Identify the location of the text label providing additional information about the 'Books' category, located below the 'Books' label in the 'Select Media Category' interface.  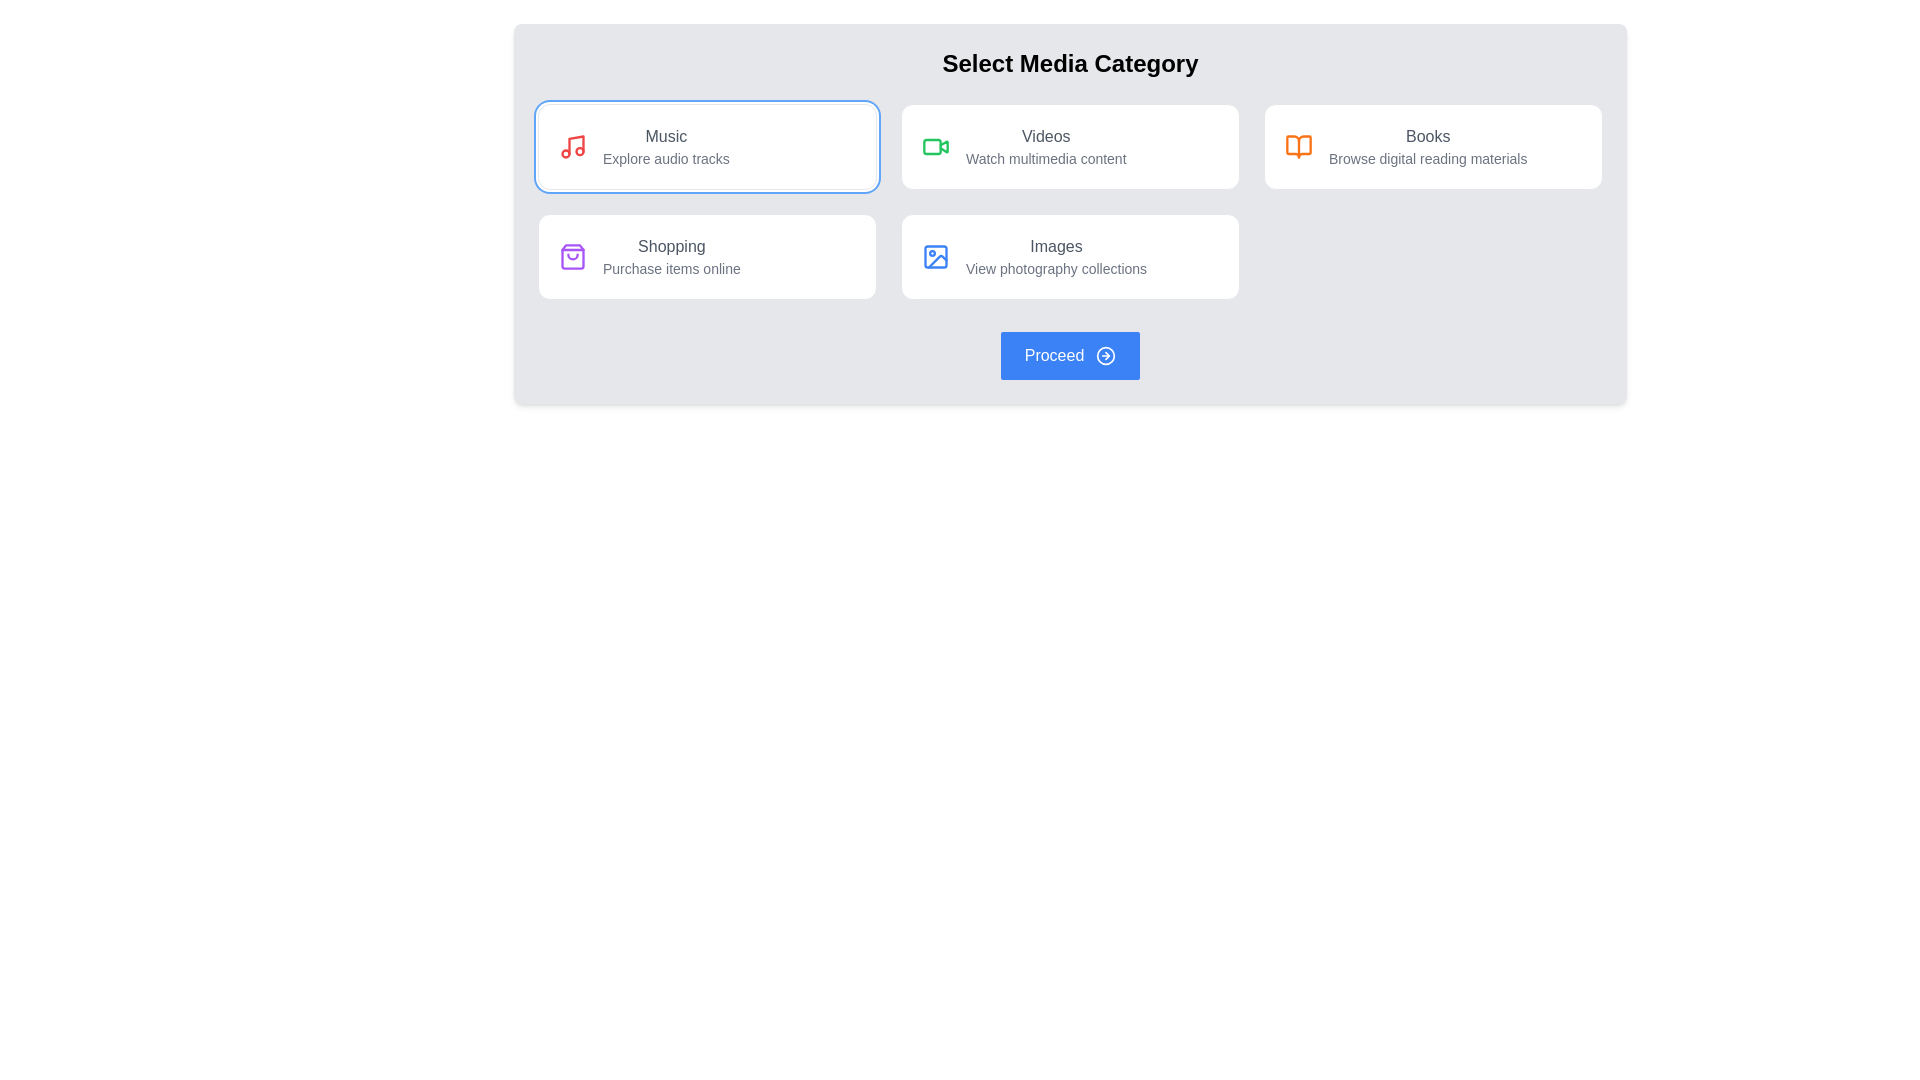
(1427, 157).